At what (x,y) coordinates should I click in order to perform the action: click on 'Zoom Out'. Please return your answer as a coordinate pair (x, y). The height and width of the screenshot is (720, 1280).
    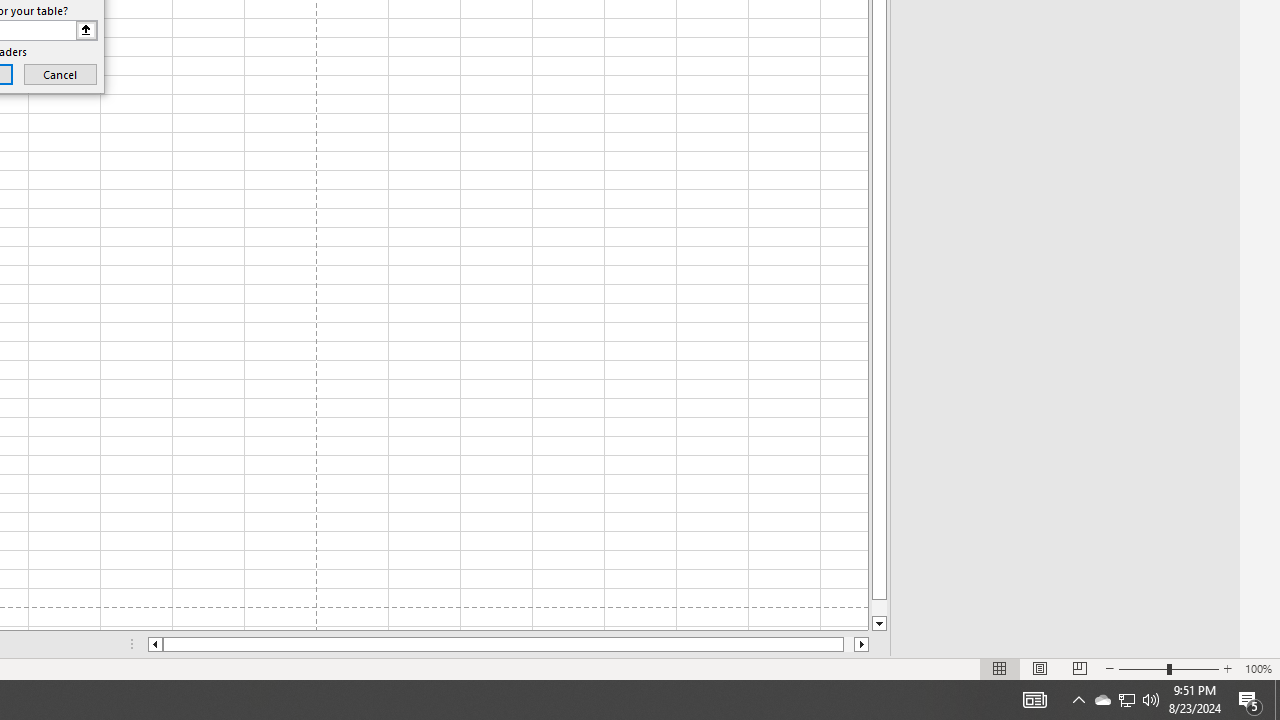
    Looking at the image, I should click on (1143, 669).